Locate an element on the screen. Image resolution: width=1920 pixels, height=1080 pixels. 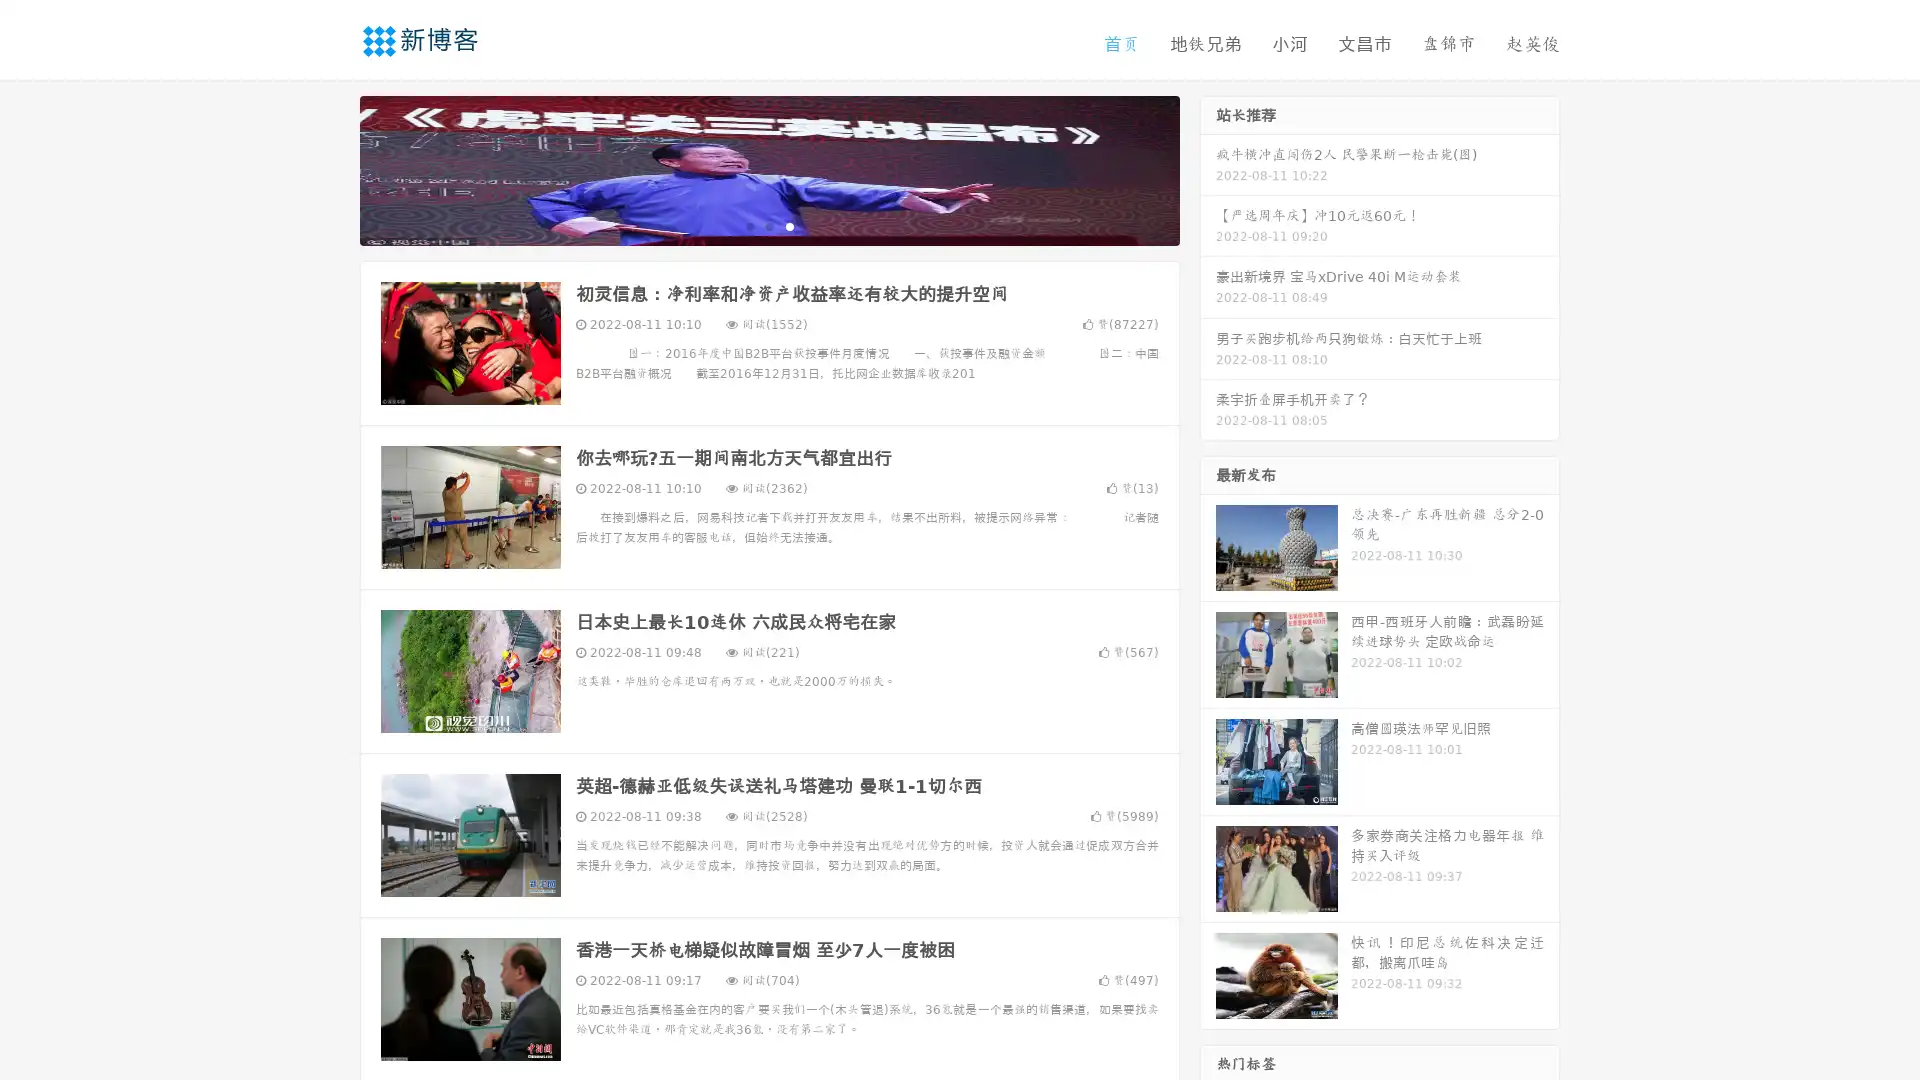
Previous slide is located at coordinates (330, 168).